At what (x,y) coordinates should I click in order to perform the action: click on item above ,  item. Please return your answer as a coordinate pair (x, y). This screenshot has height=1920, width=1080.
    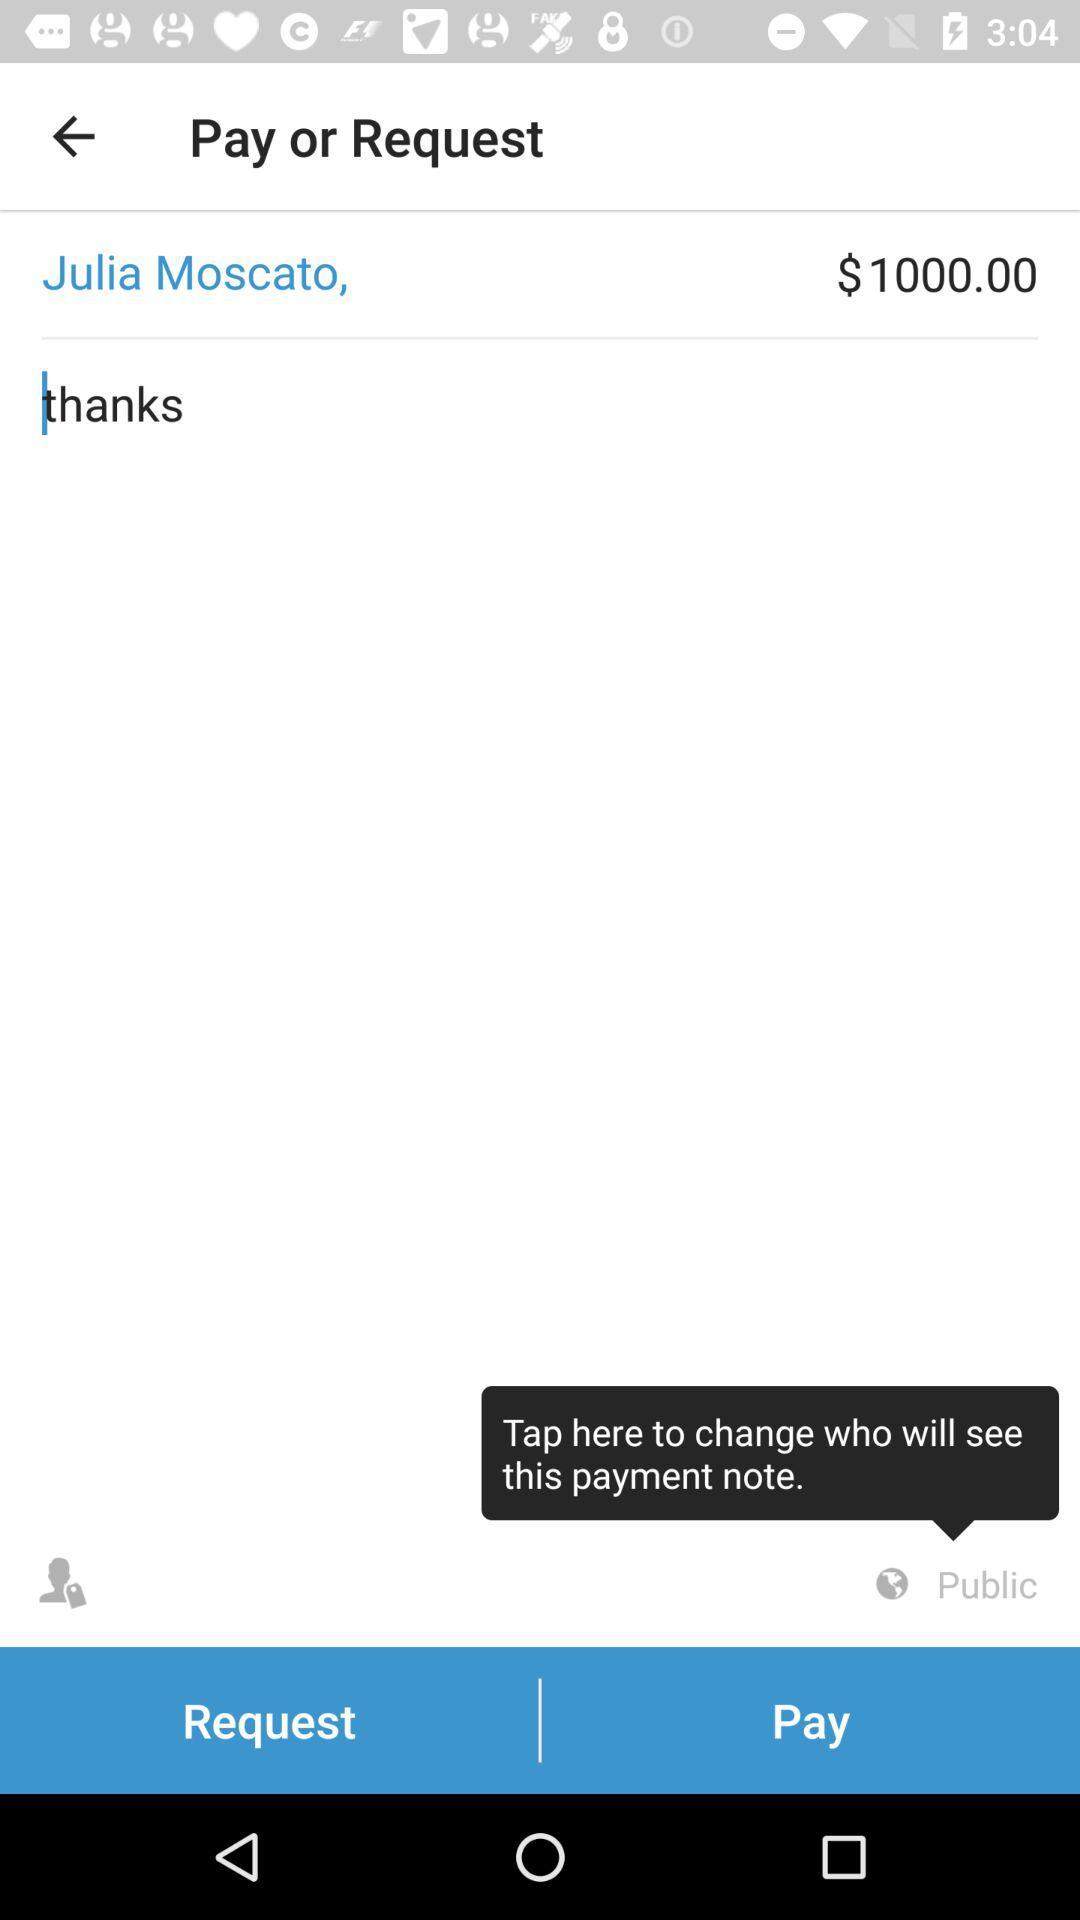
    Looking at the image, I should click on (72, 135).